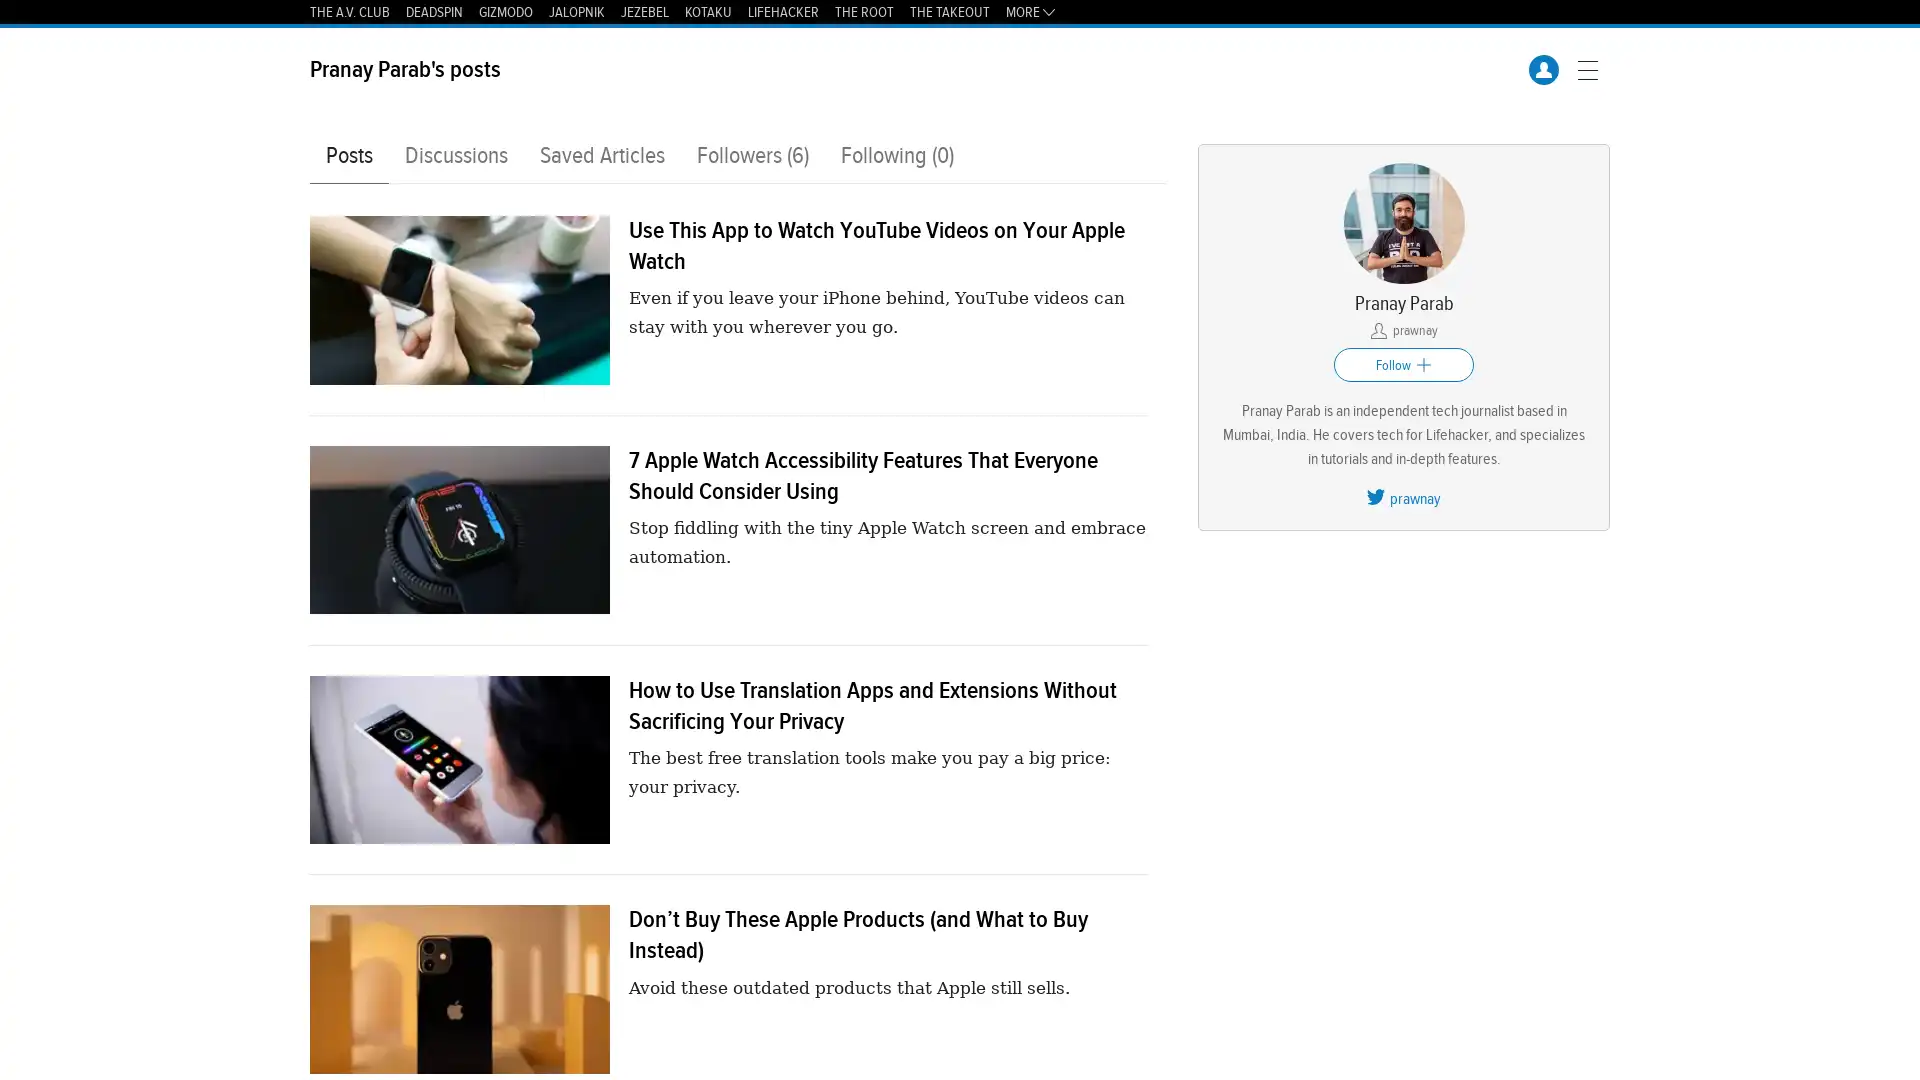  I want to click on UserFilled icon, so click(1543, 68).